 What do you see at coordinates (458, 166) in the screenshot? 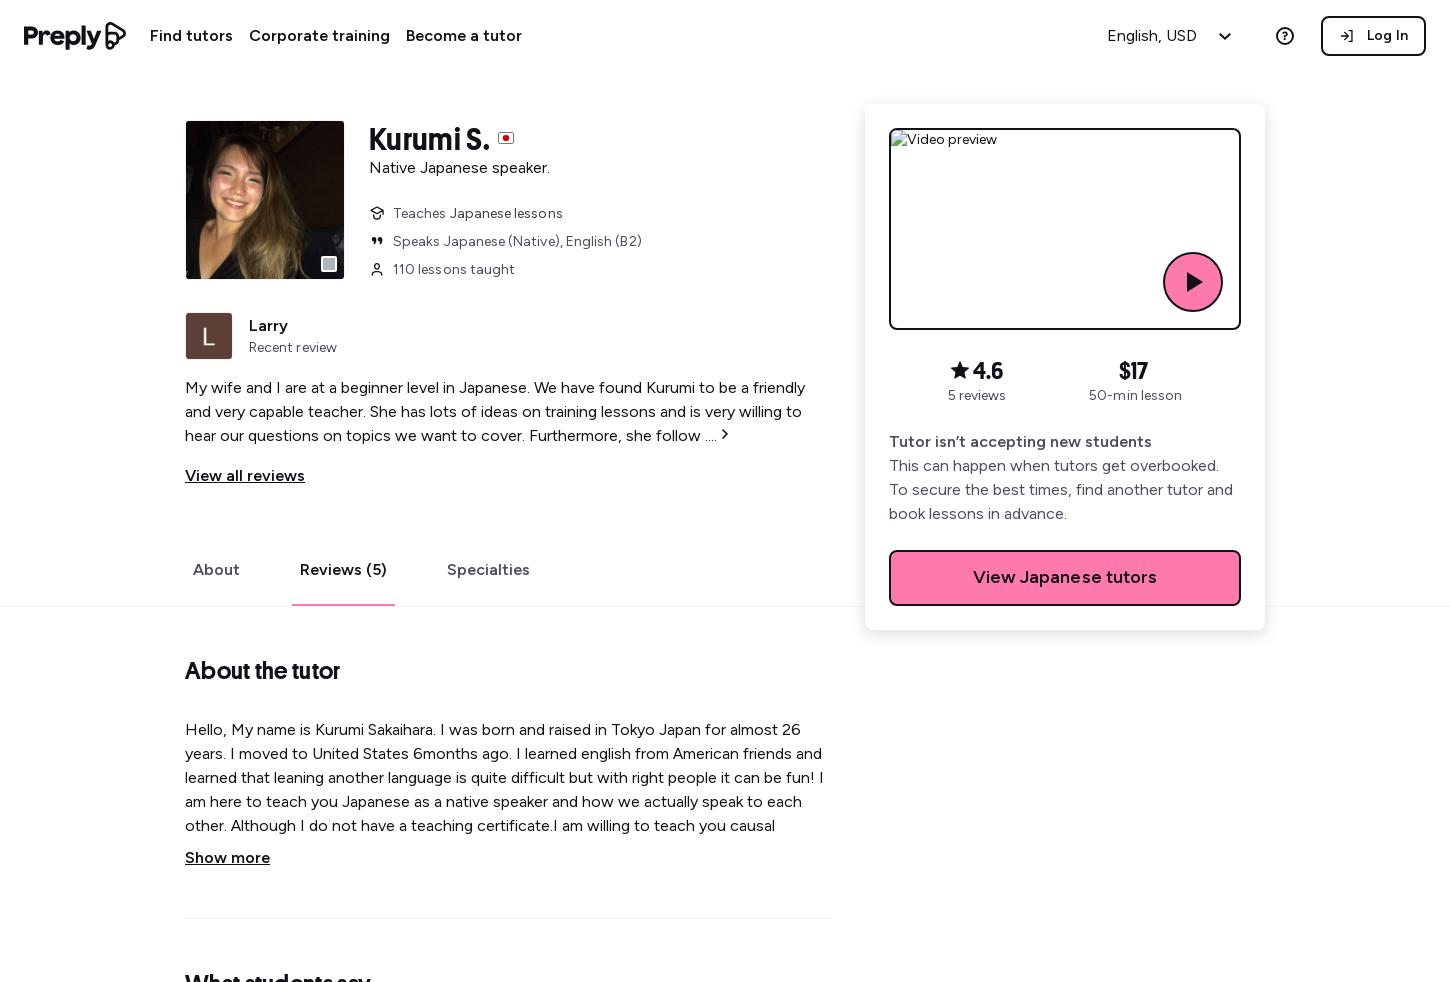
I see `'Native Japanese speaker.'` at bounding box center [458, 166].